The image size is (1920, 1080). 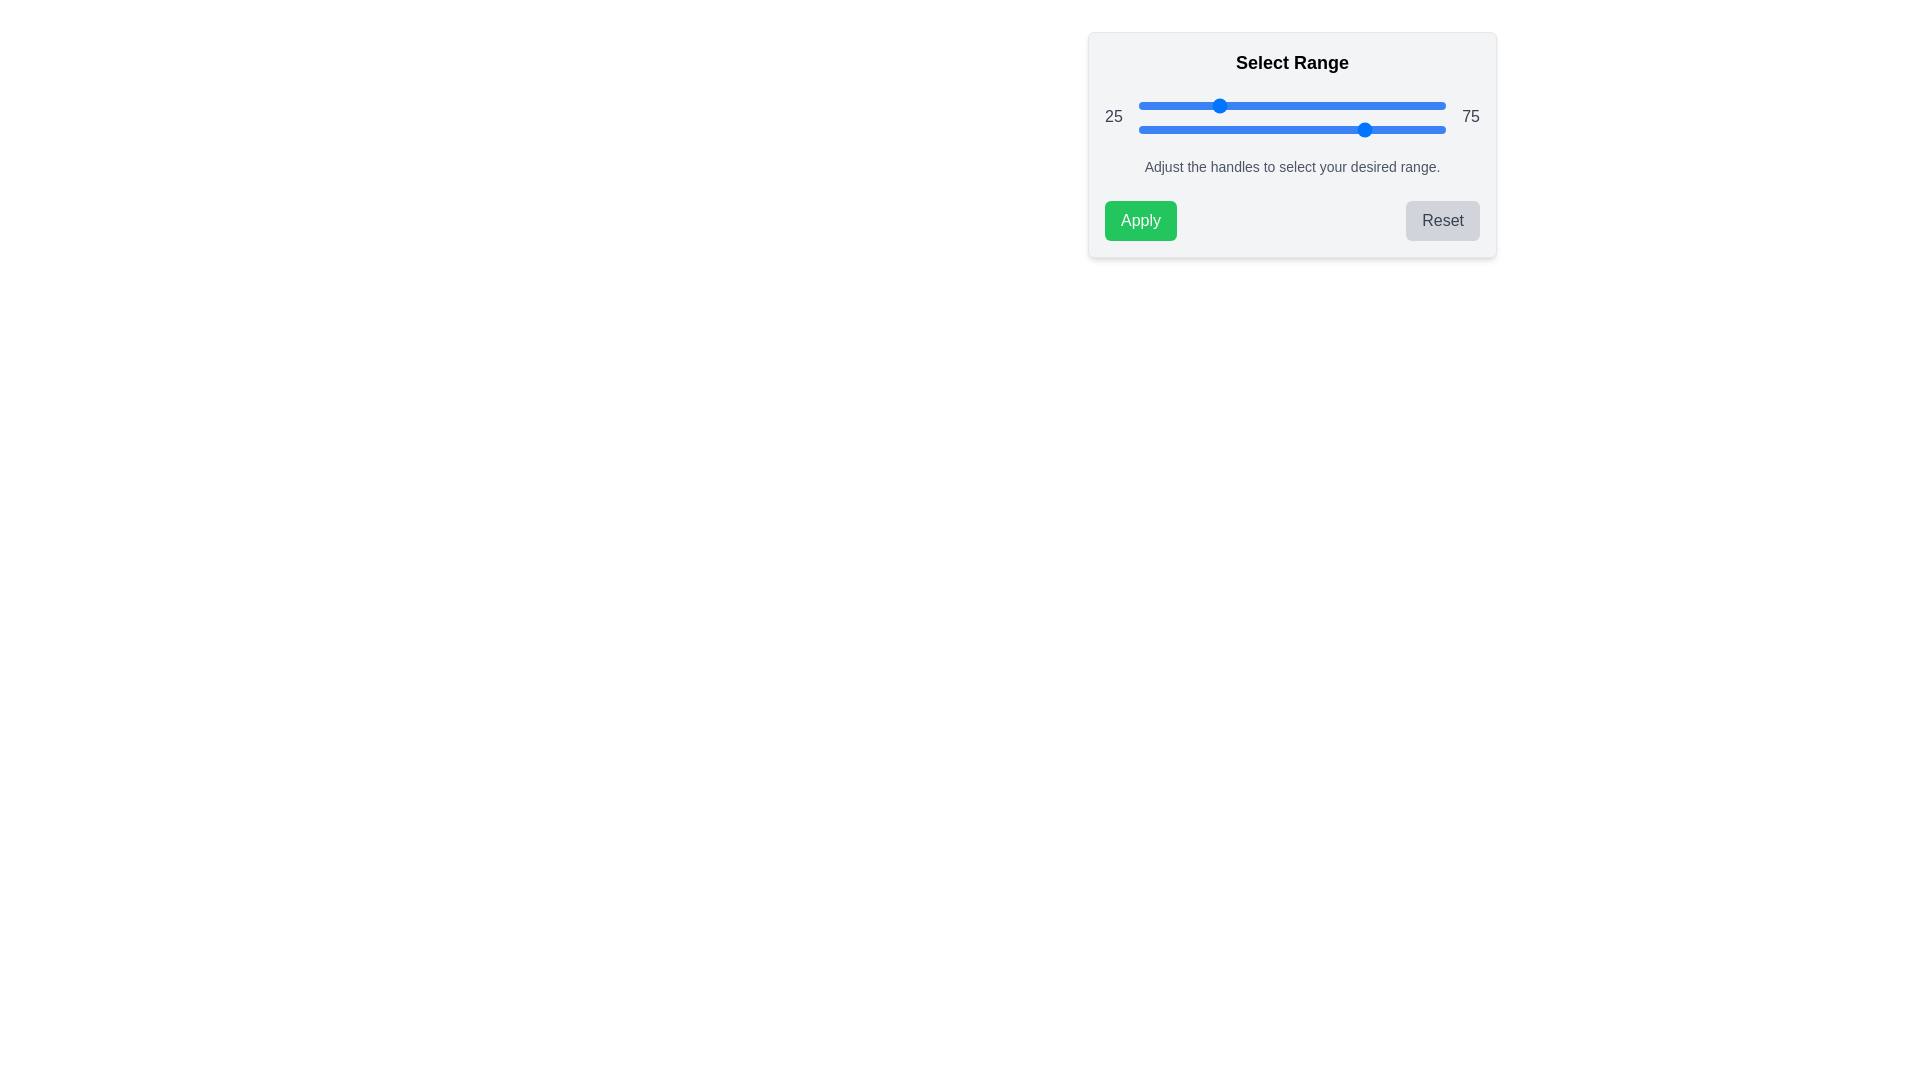 What do you see at coordinates (1141, 130) in the screenshot?
I see `the slider value` at bounding box center [1141, 130].